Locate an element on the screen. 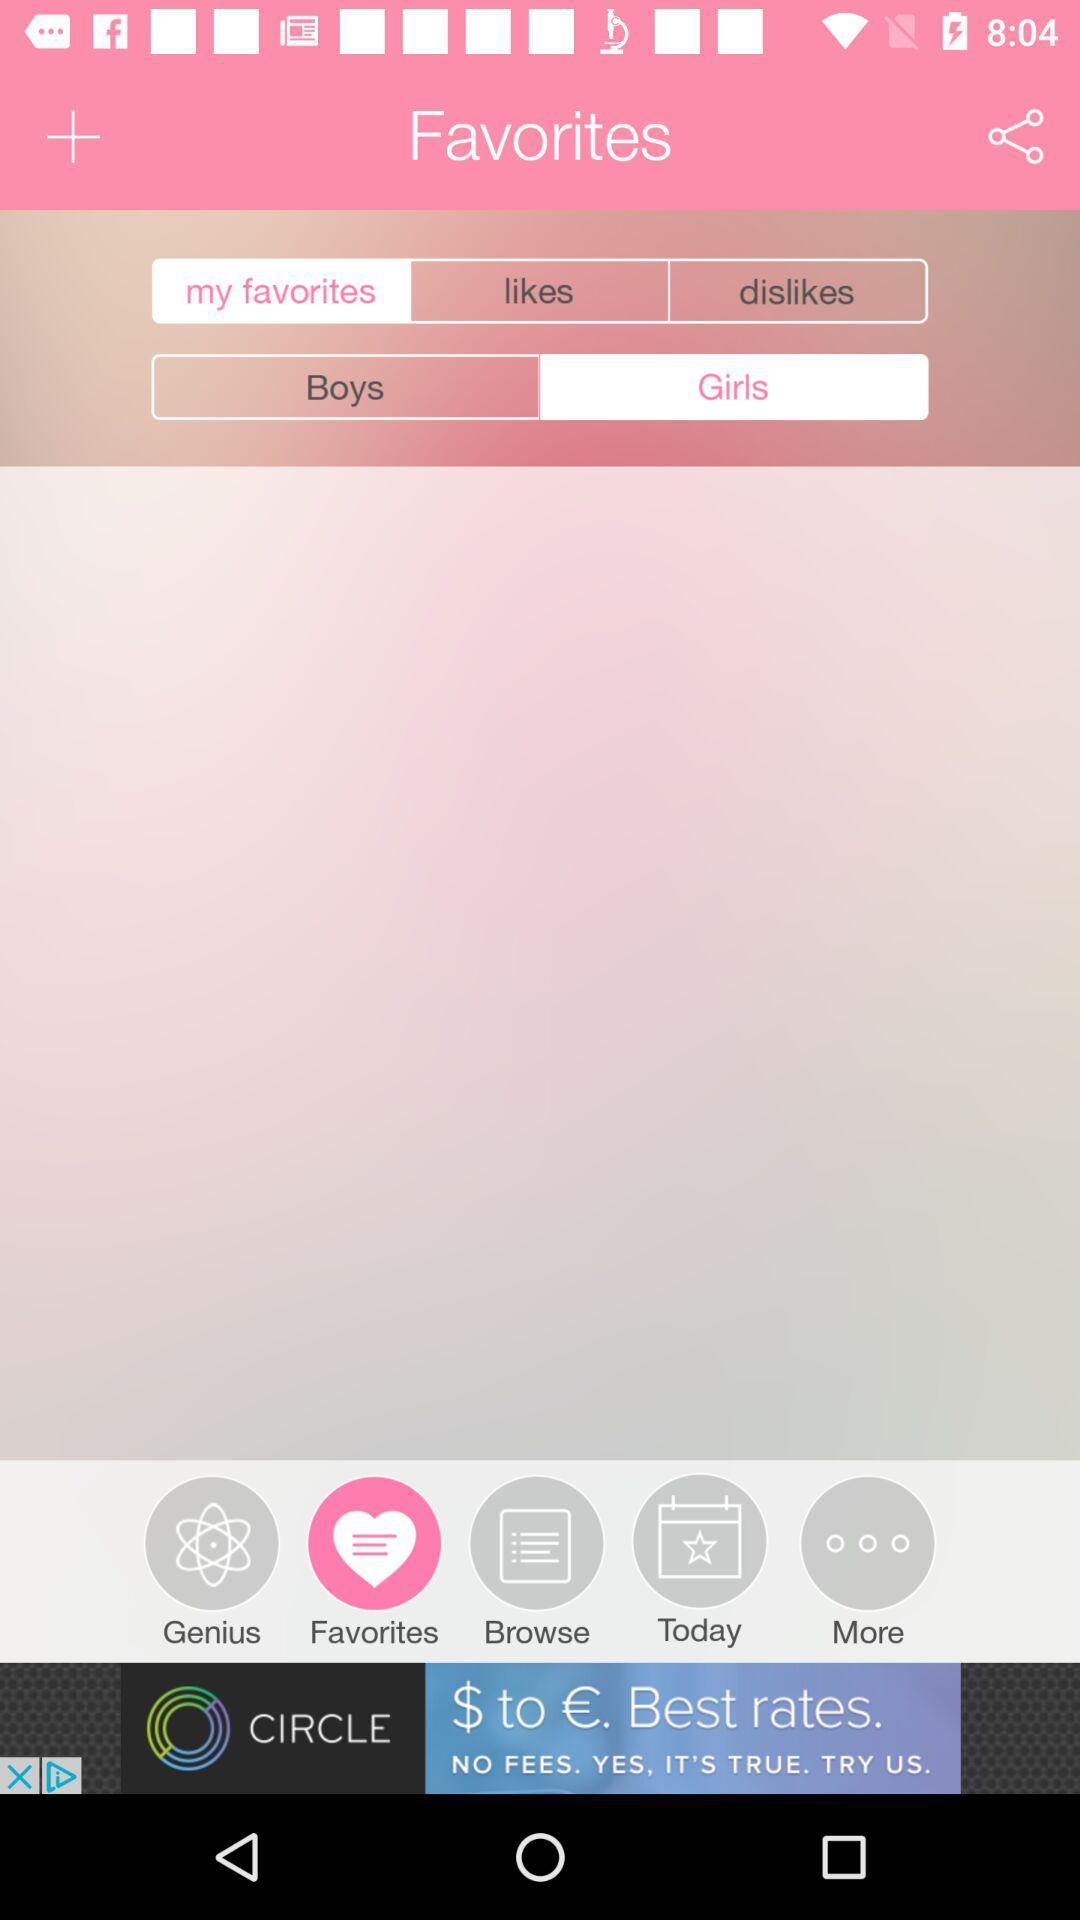  open dislikes is located at coordinates (799, 290).